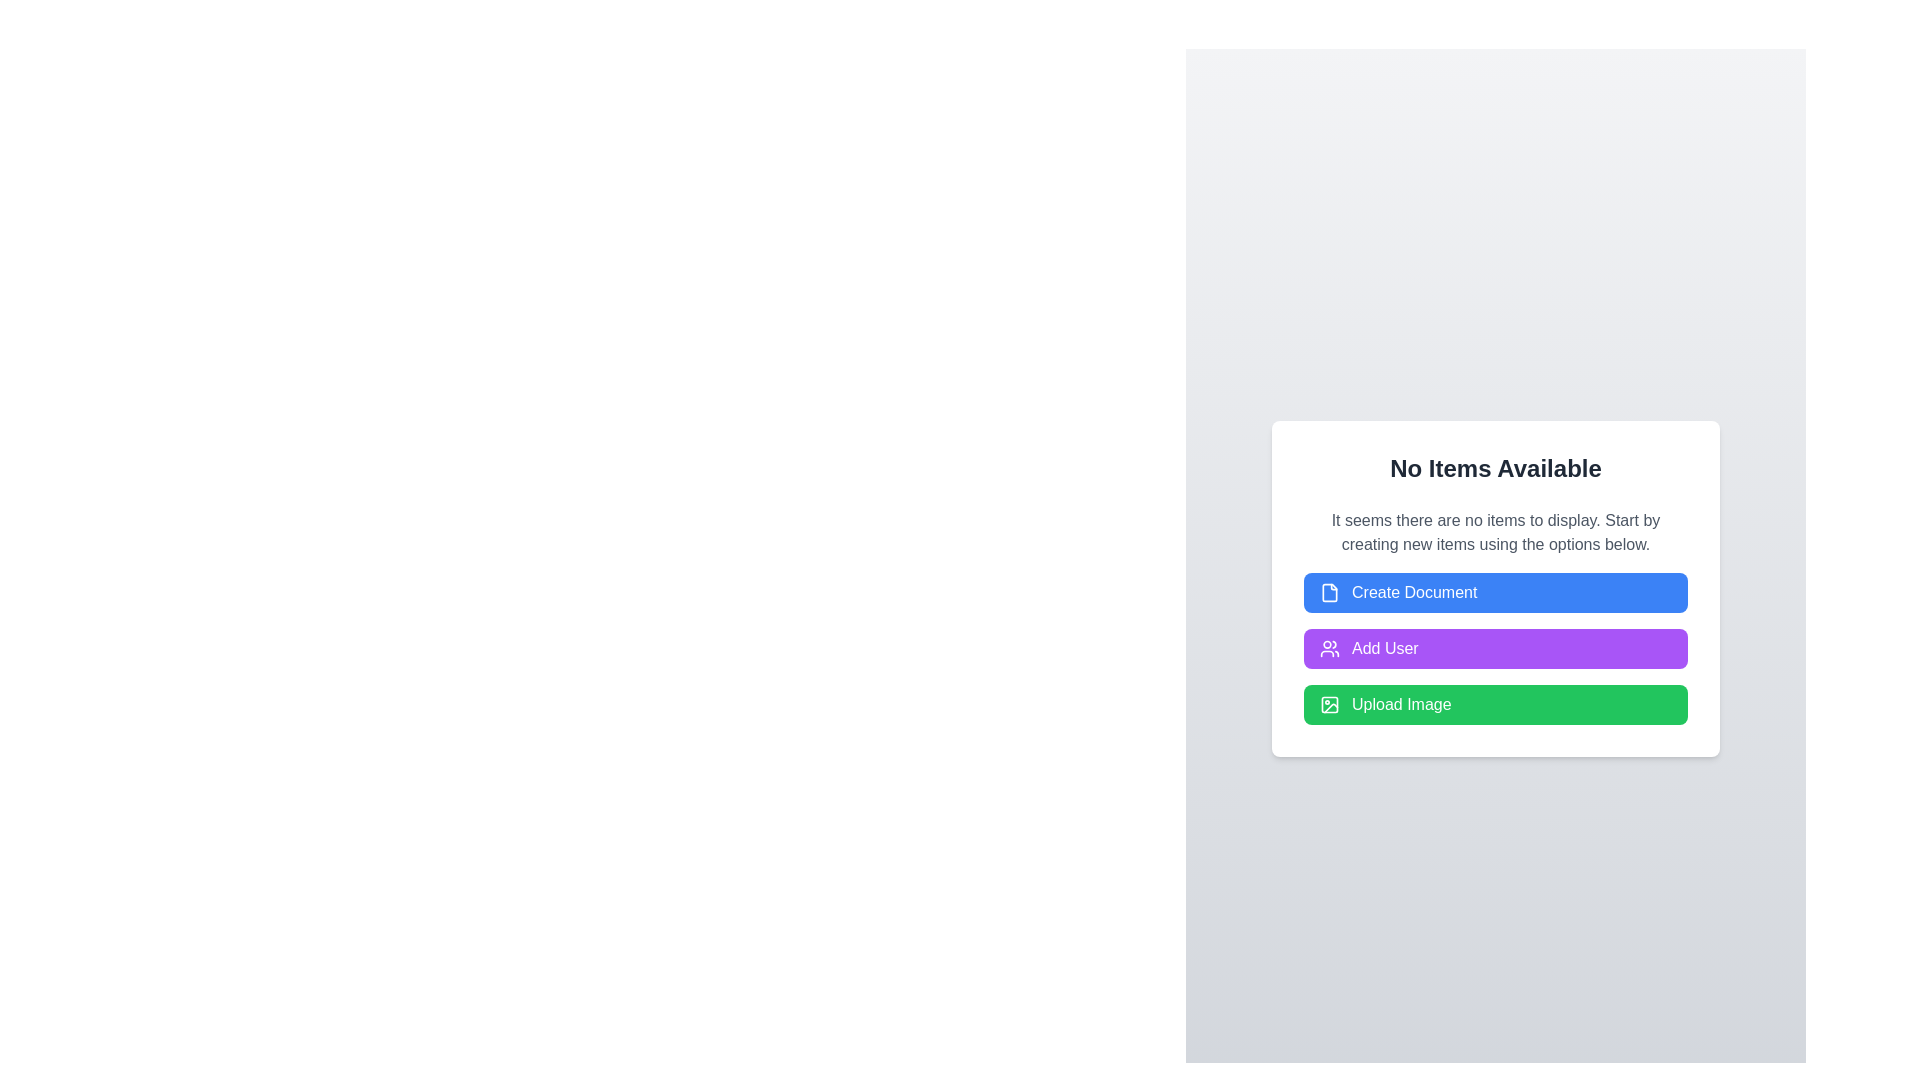 The height and width of the screenshot is (1080, 1920). What do you see at coordinates (1329, 592) in the screenshot?
I see `the icon that indicates the purpose of the 'Create Document' button, which is located on the left side of the button's text label` at bounding box center [1329, 592].